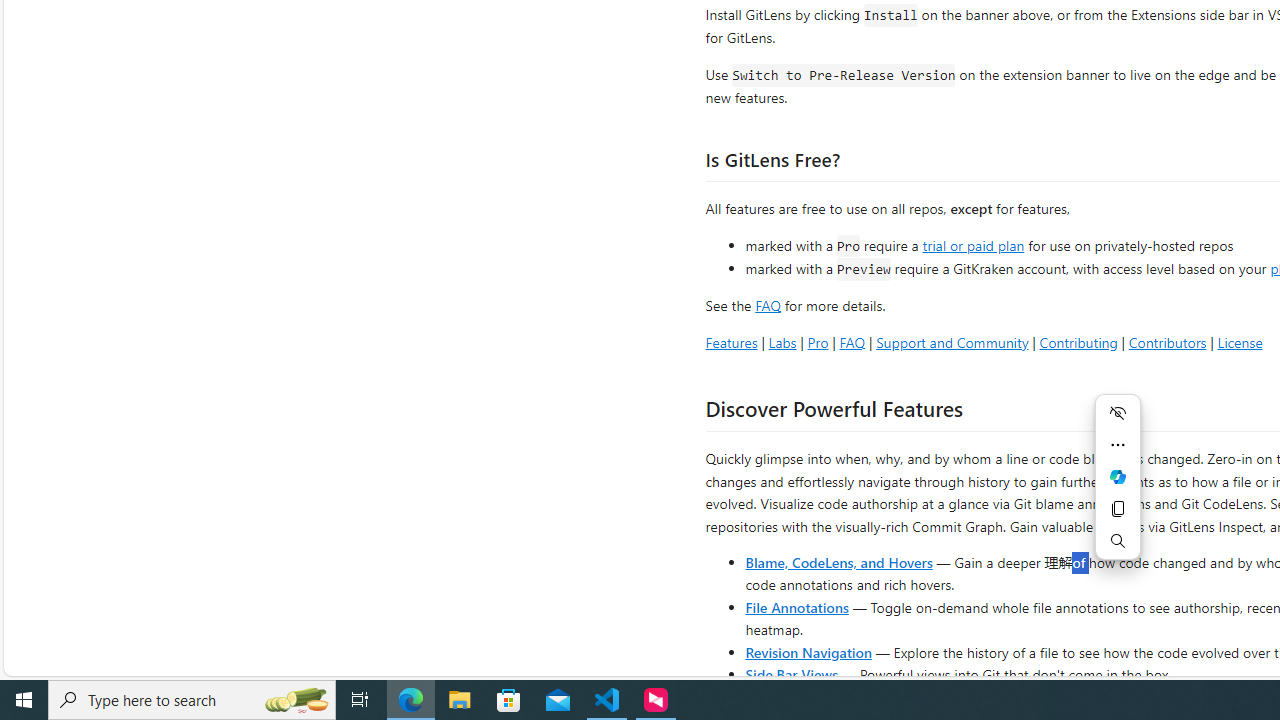 This screenshot has height=720, width=1280. What do you see at coordinates (730, 341) in the screenshot?
I see `'Features'` at bounding box center [730, 341].